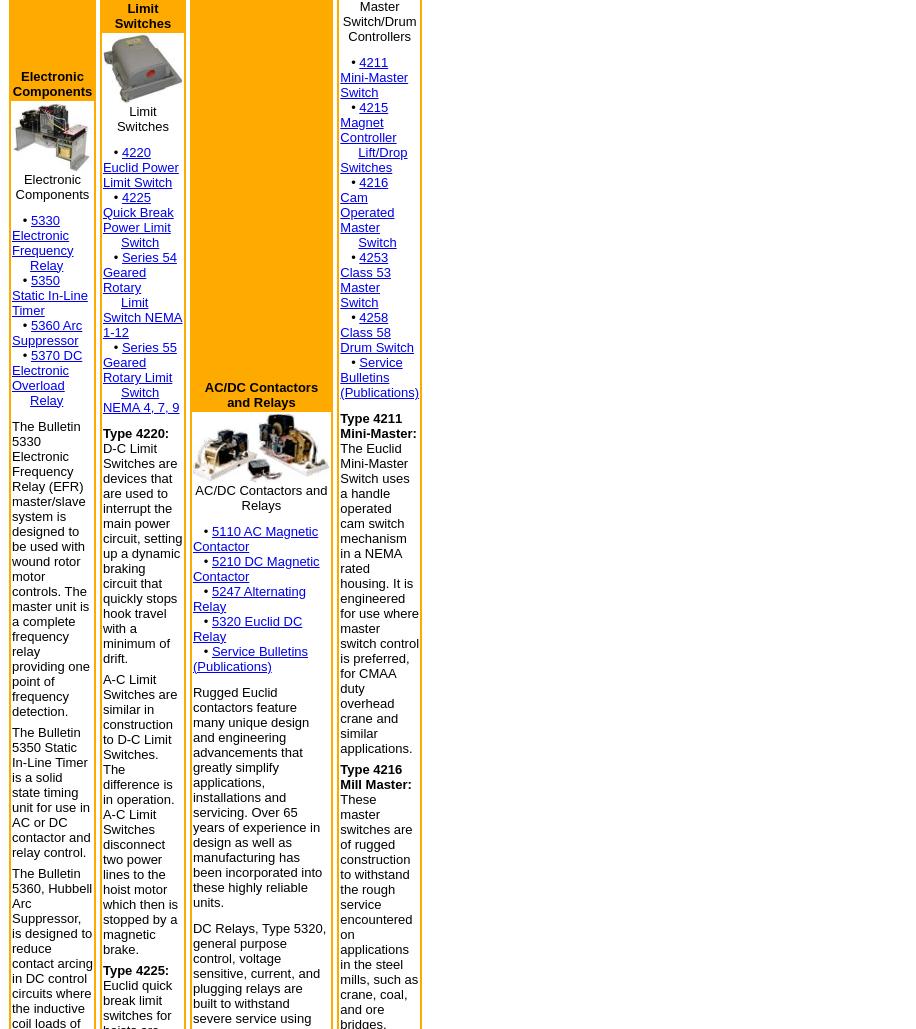 This screenshot has width=916, height=1029. What do you see at coordinates (367, 121) in the screenshot?
I see `'4215 Magnet Controller'` at bounding box center [367, 121].